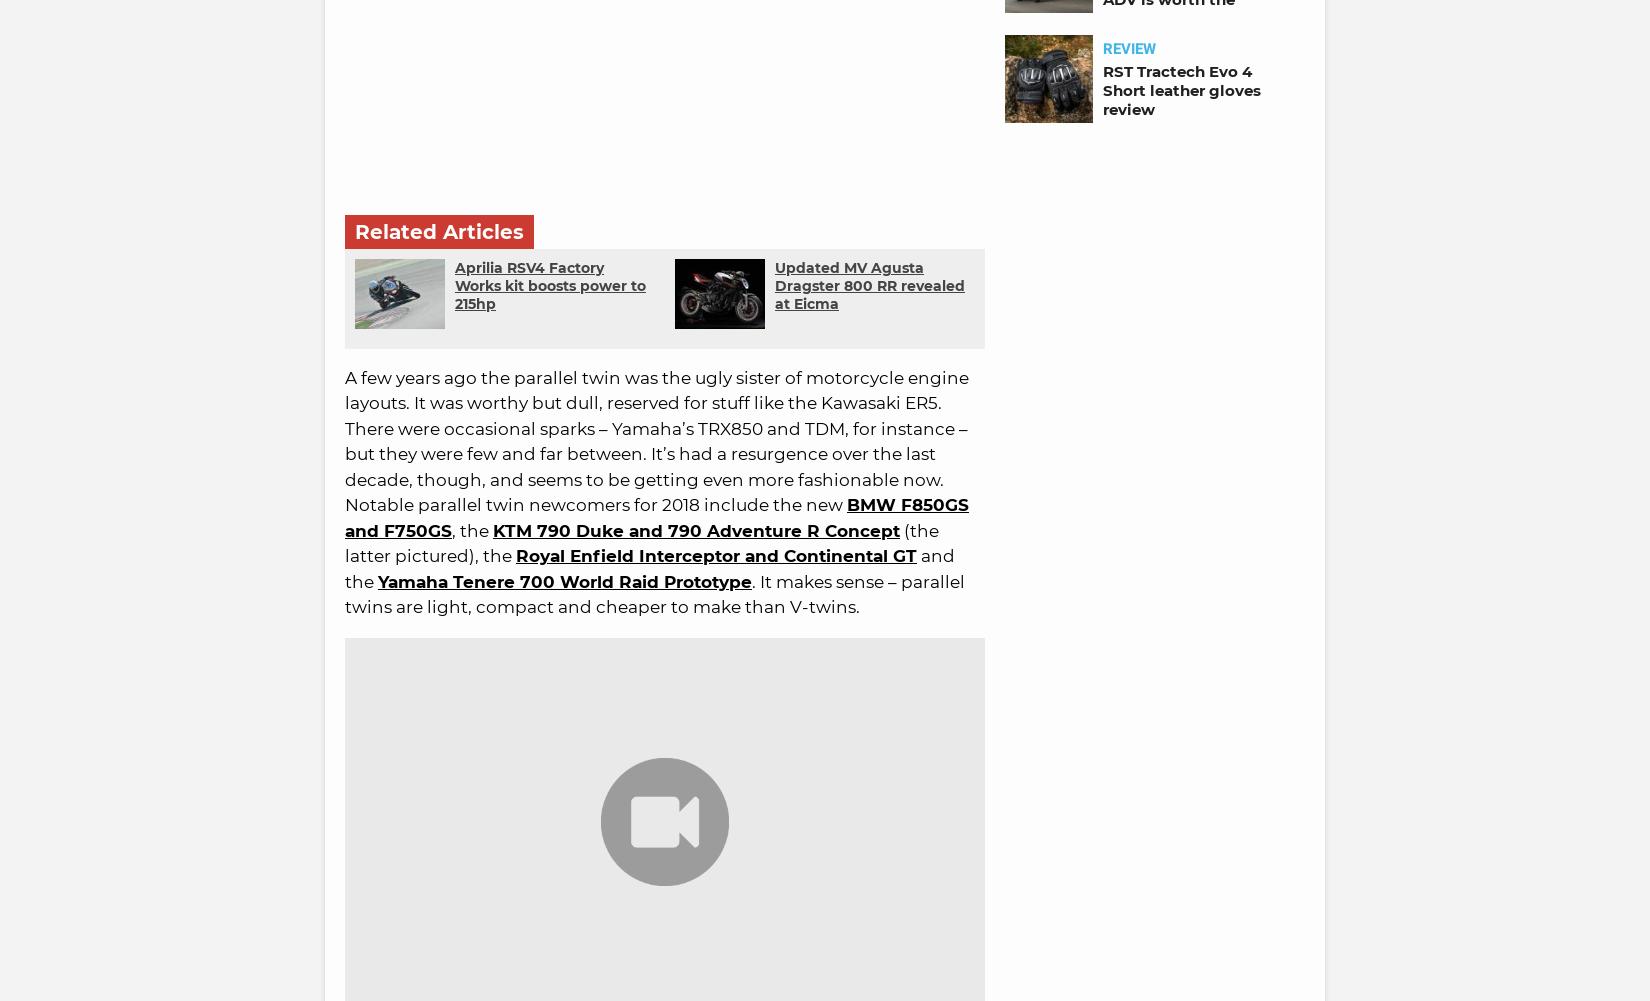 The image size is (1650, 1001). Describe the element at coordinates (870, 283) in the screenshot. I see `'Updated MV Agusta Dragster 800 RR revealed at Eicma'` at that location.